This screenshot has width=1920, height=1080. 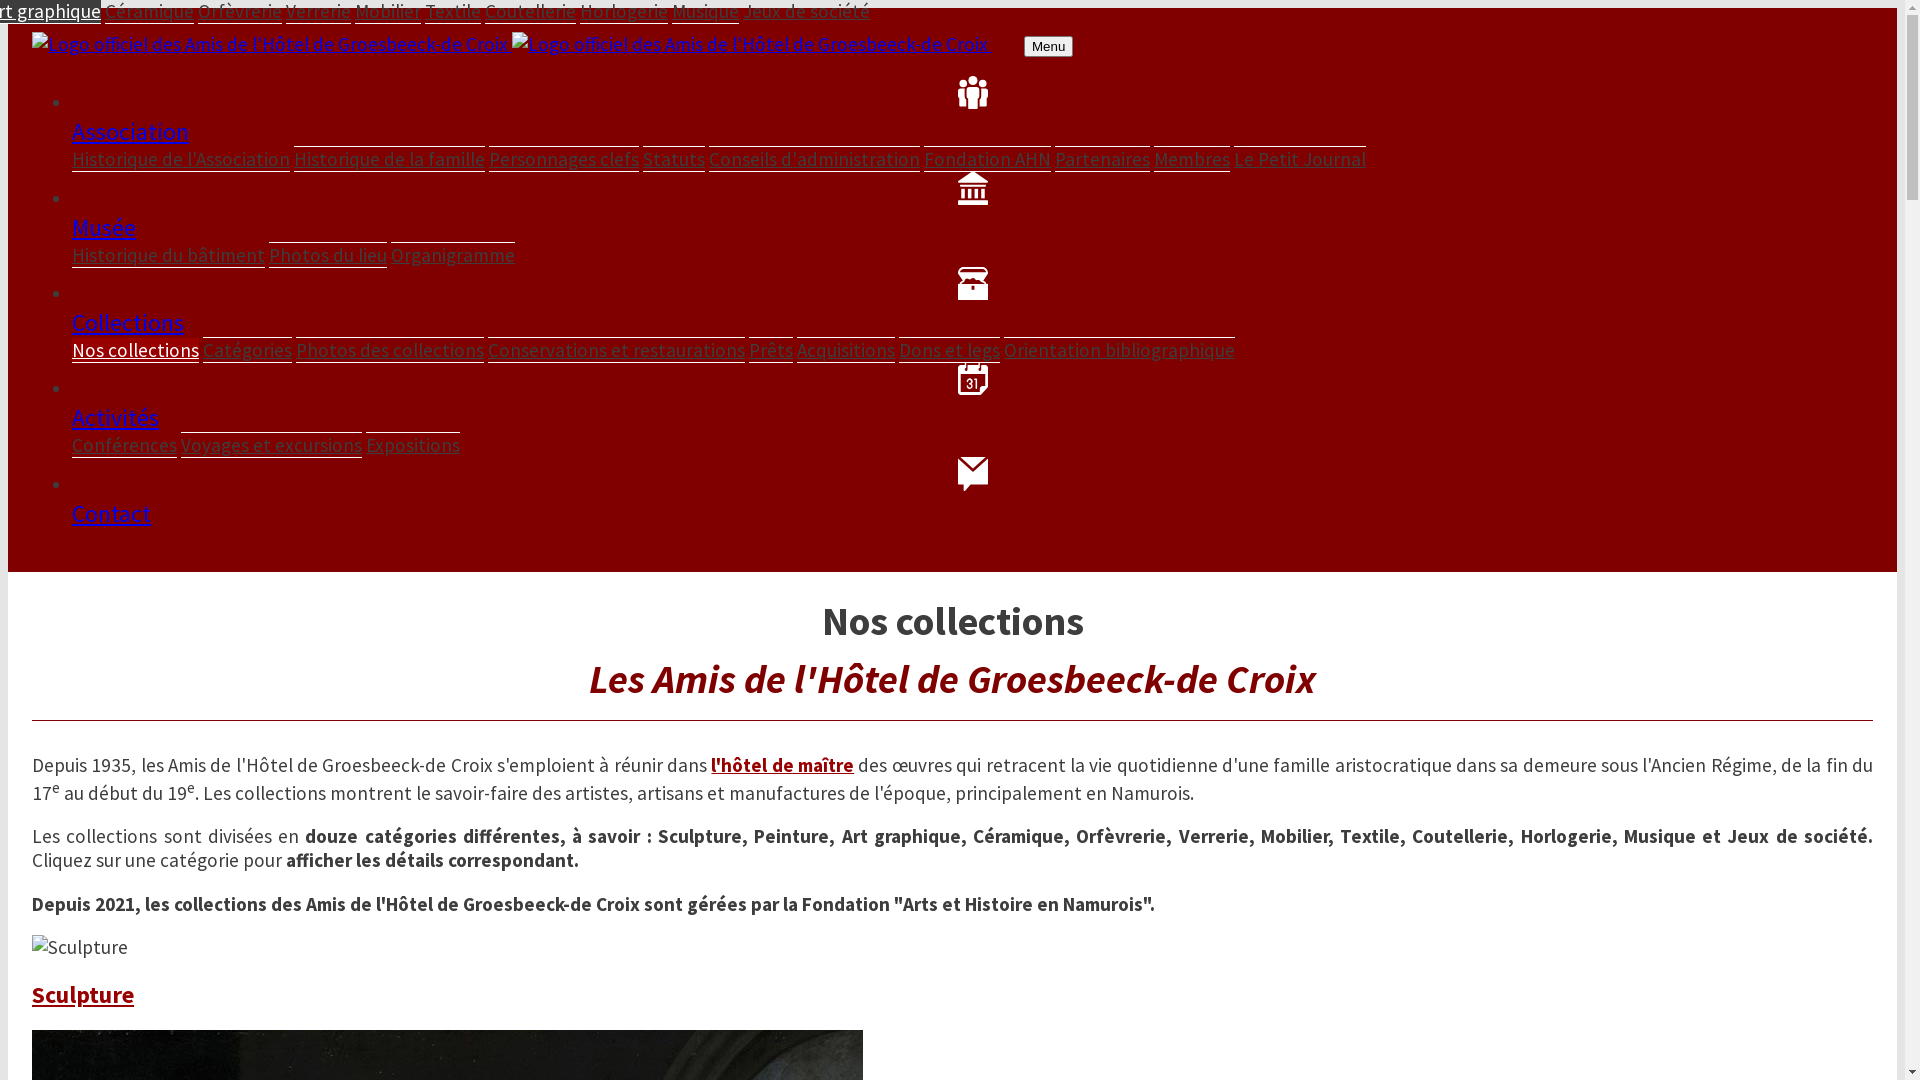 What do you see at coordinates (1300, 157) in the screenshot?
I see `'Le Petit Journal'` at bounding box center [1300, 157].